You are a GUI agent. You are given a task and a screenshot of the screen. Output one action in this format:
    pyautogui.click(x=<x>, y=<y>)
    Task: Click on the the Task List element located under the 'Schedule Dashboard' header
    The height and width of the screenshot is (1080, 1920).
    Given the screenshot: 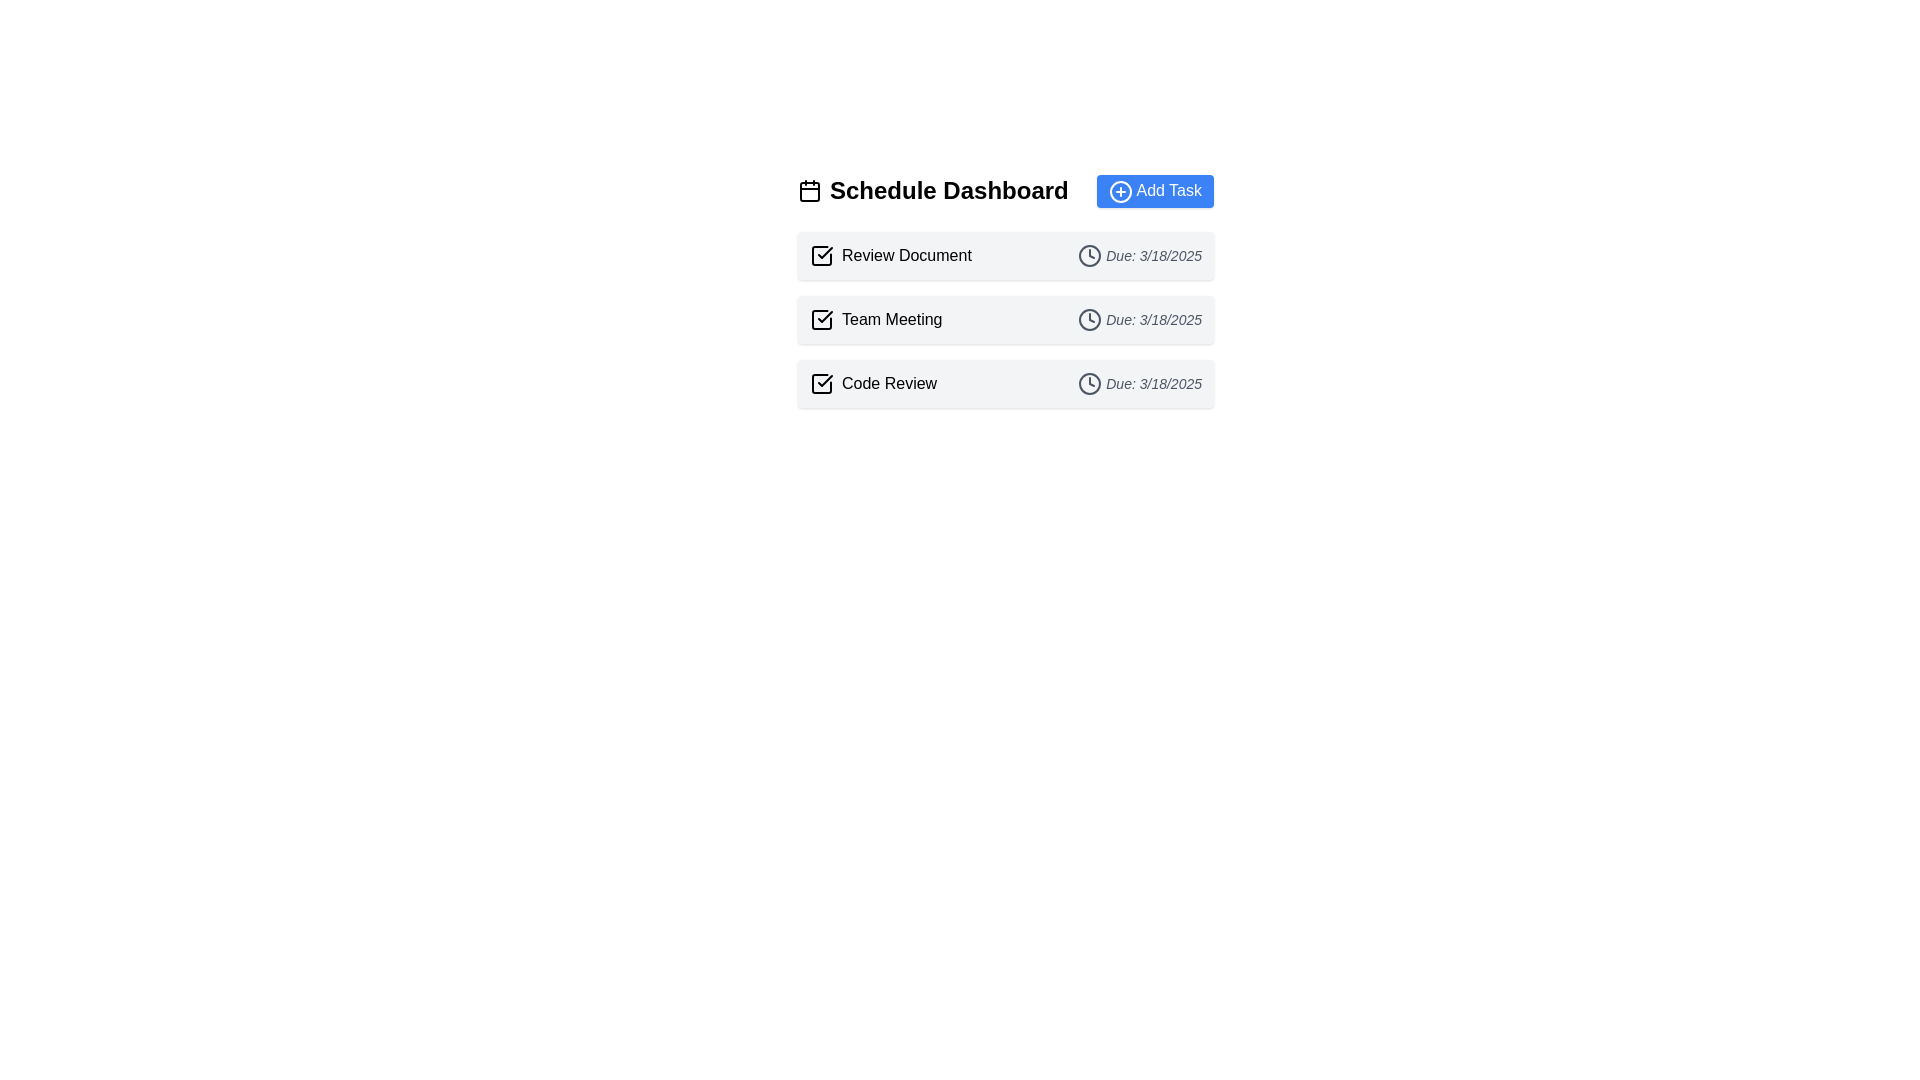 What is the action you would take?
    pyautogui.click(x=1006, y=318)
    